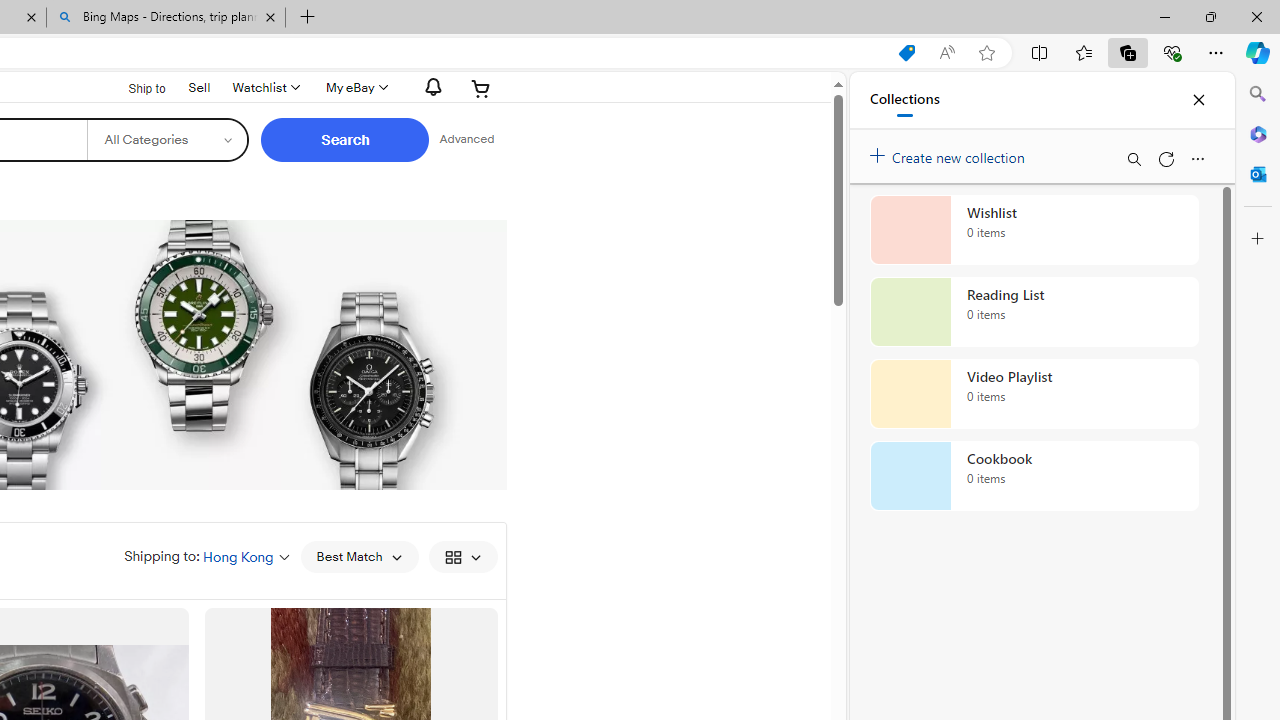 This screenshot has height=720, width=1280. What do you see at coordinates (429, 86) in the screenshot?
I see `'AutomationID: gh-eb-Alerts'` at bounding box center [429, 86].